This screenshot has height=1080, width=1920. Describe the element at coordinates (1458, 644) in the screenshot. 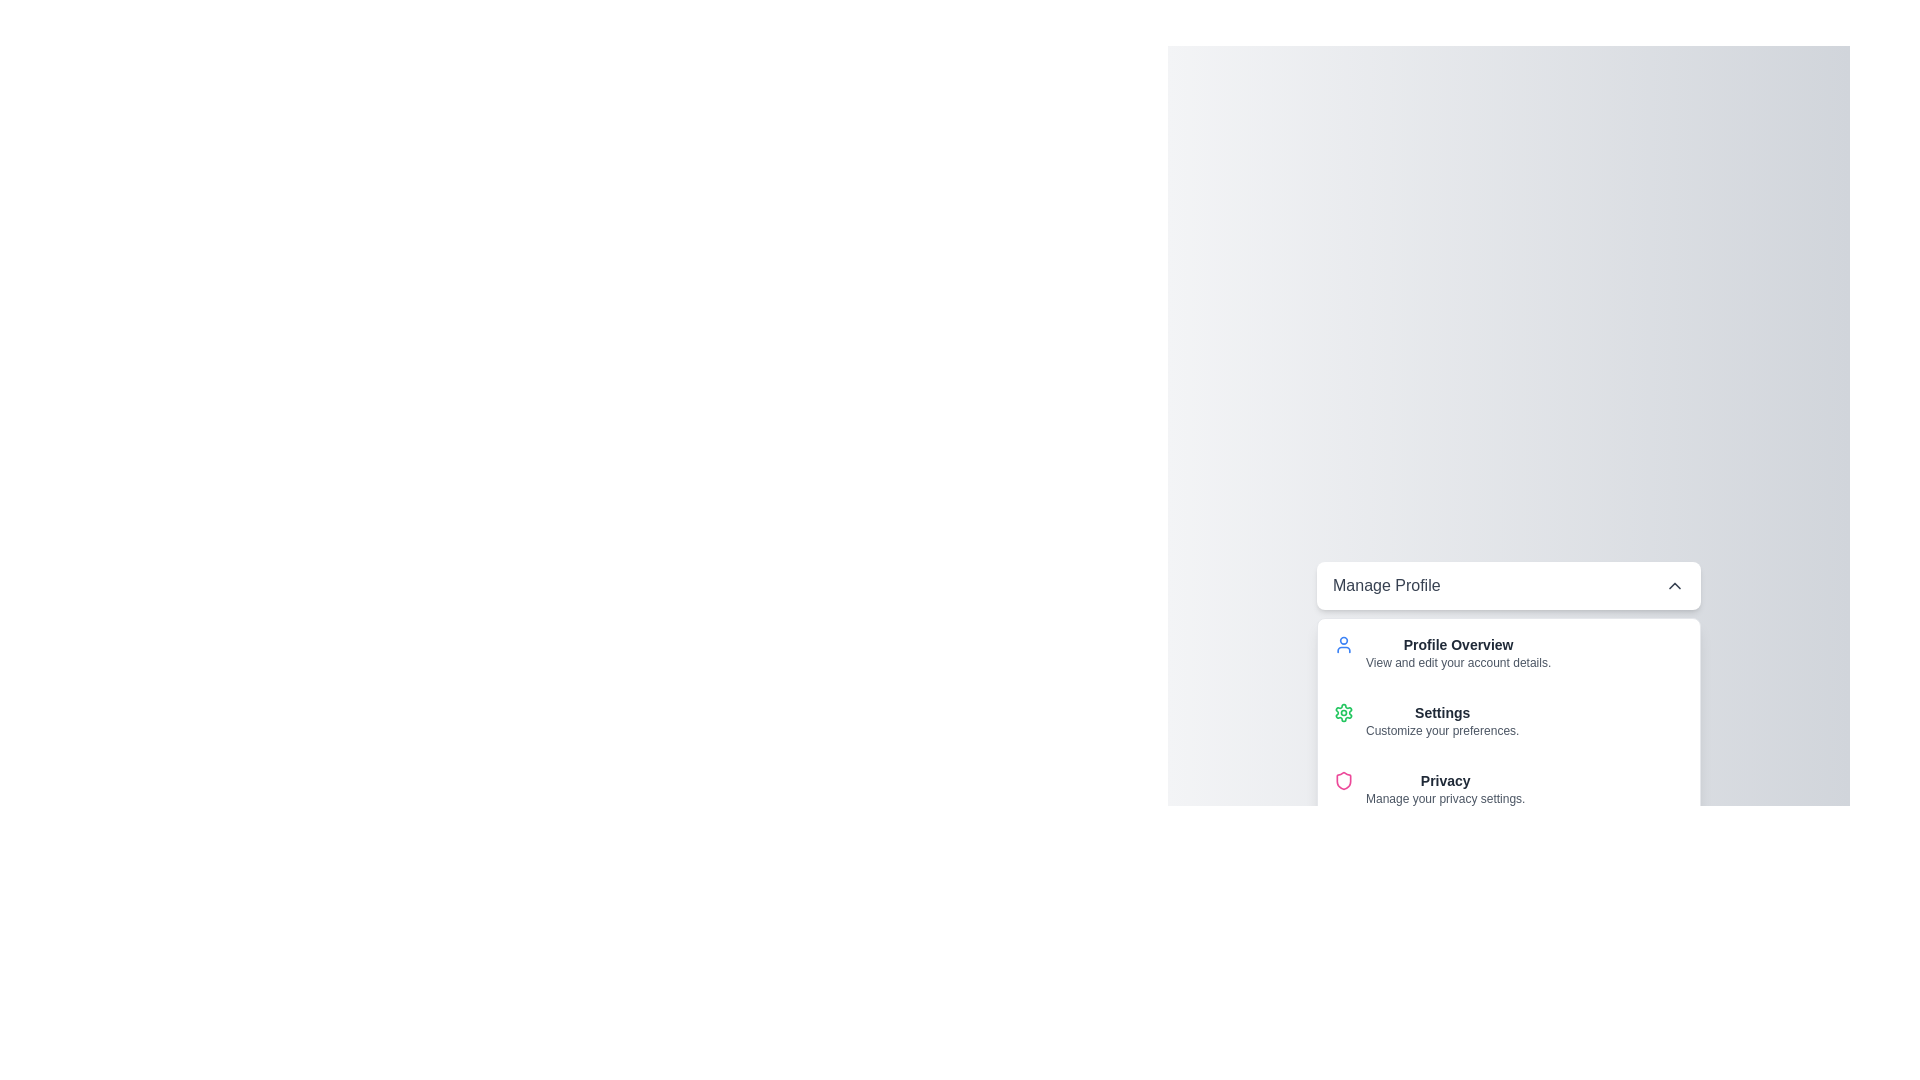

I see `the text label displaying 'Profile Overview' in bold, dark gray font, located at the top of the section under the 'Manage Profile' heading` at that location.